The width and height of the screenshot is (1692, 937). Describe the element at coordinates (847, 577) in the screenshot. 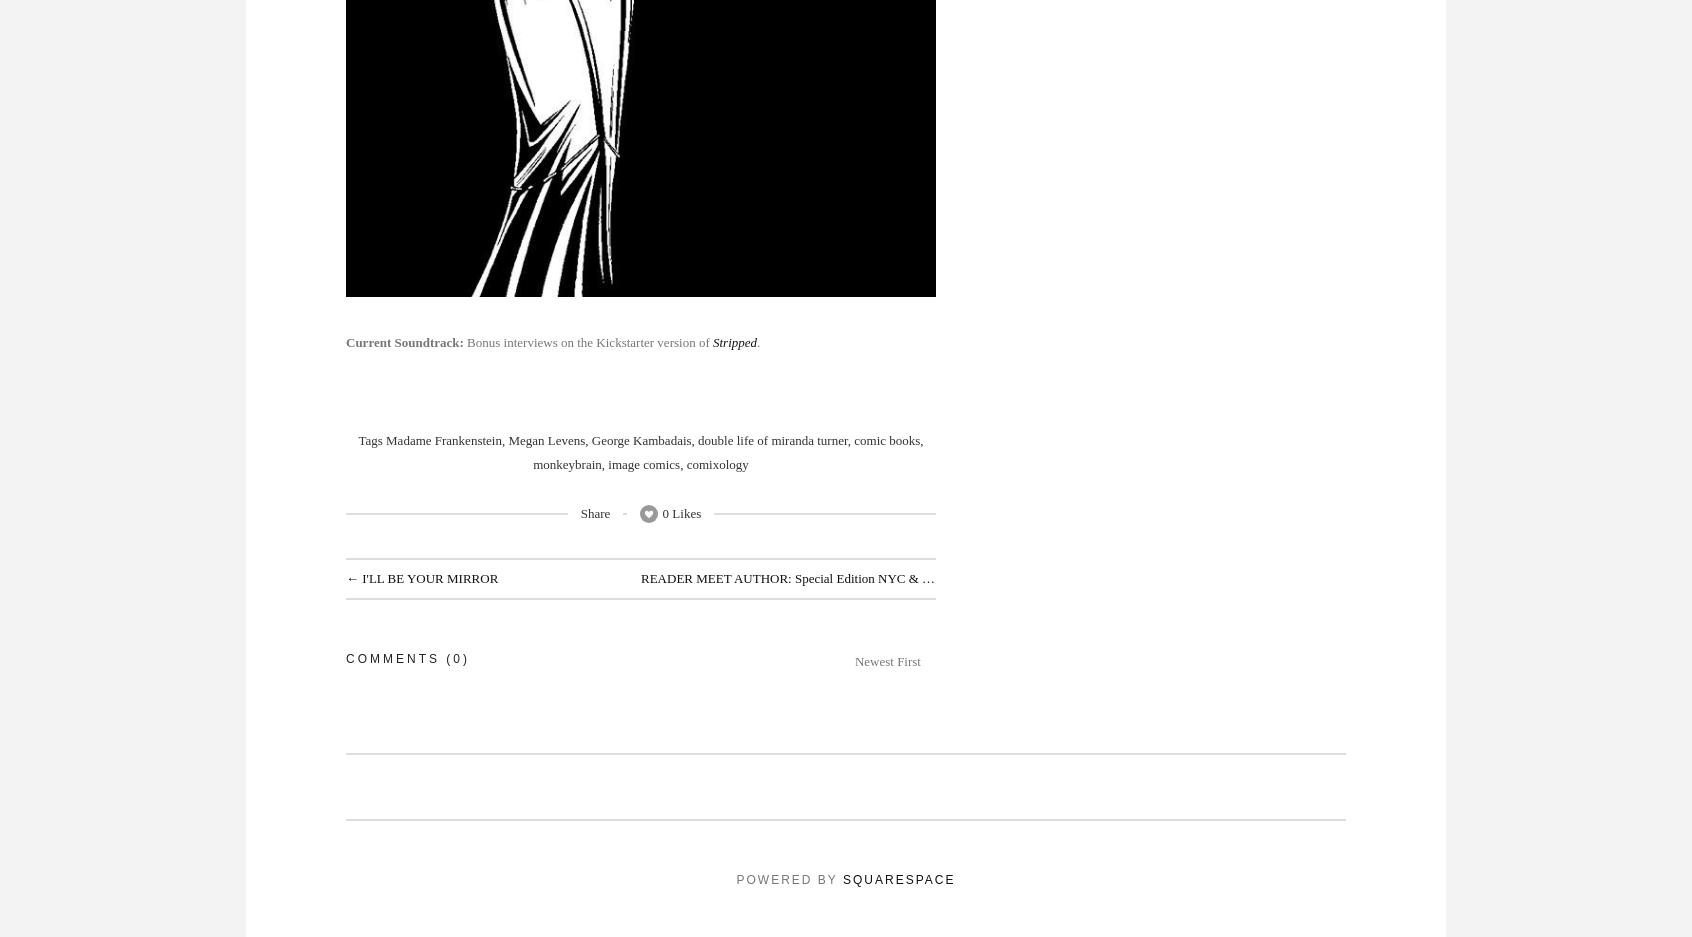

I see `'READER MEET AUTHOR: Special Edition NYC & Free Comic Book Day →'` at that location.